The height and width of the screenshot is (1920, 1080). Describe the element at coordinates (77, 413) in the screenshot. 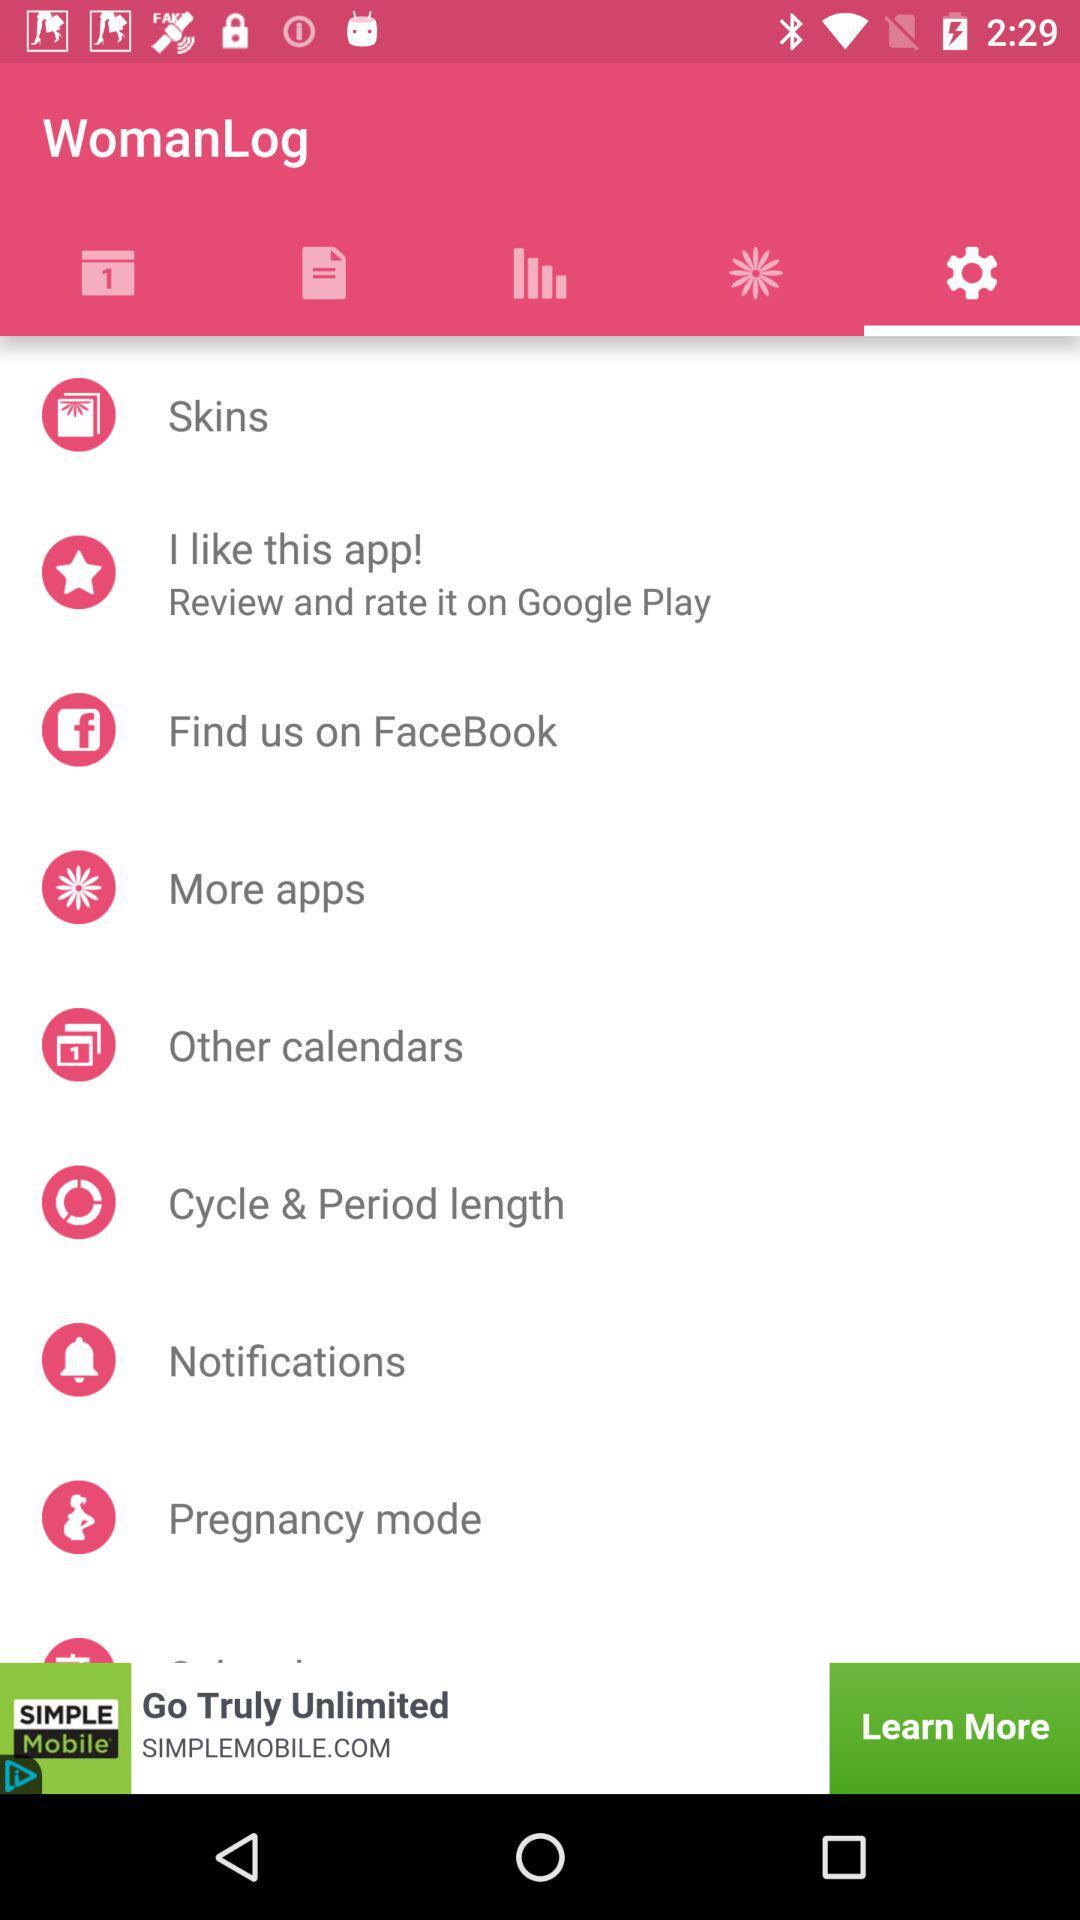

I see `icon left to text skins` at that location.